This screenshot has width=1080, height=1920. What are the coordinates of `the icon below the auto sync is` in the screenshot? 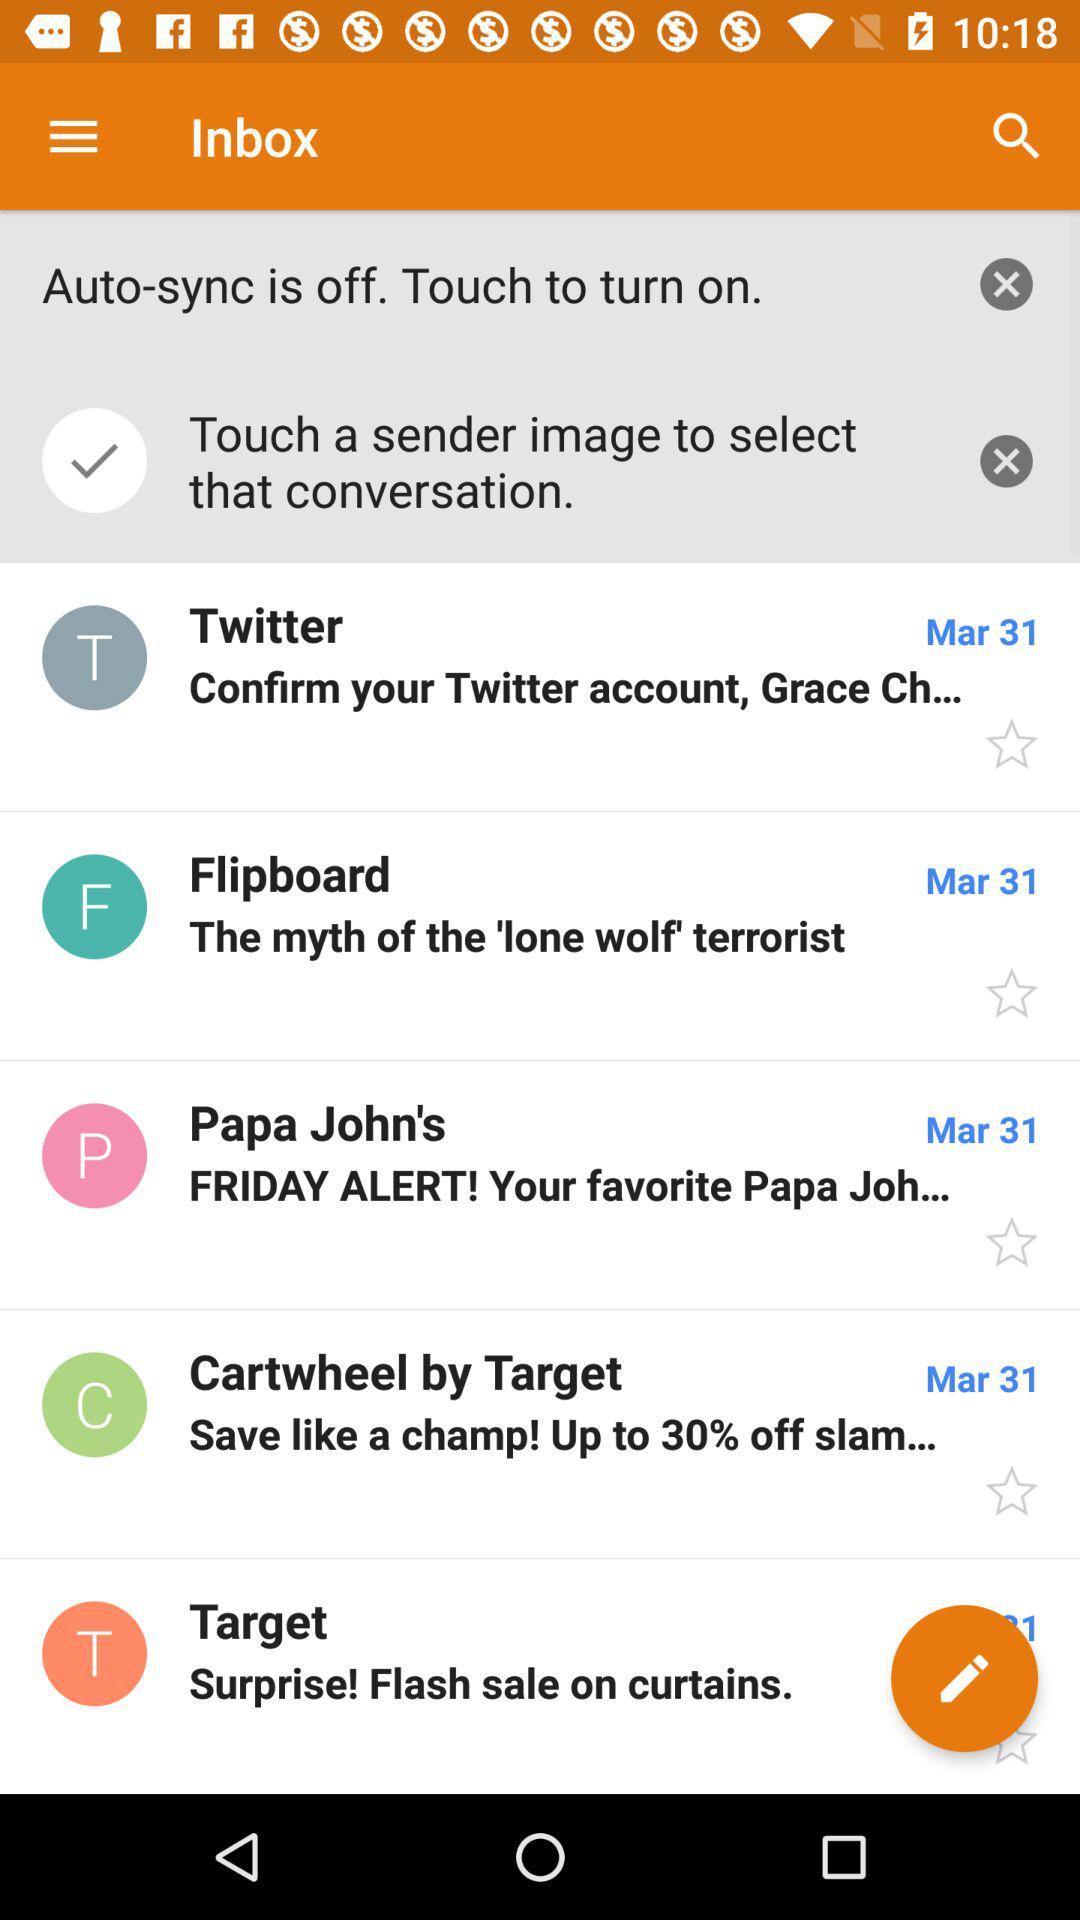 It's located at (540, 483).